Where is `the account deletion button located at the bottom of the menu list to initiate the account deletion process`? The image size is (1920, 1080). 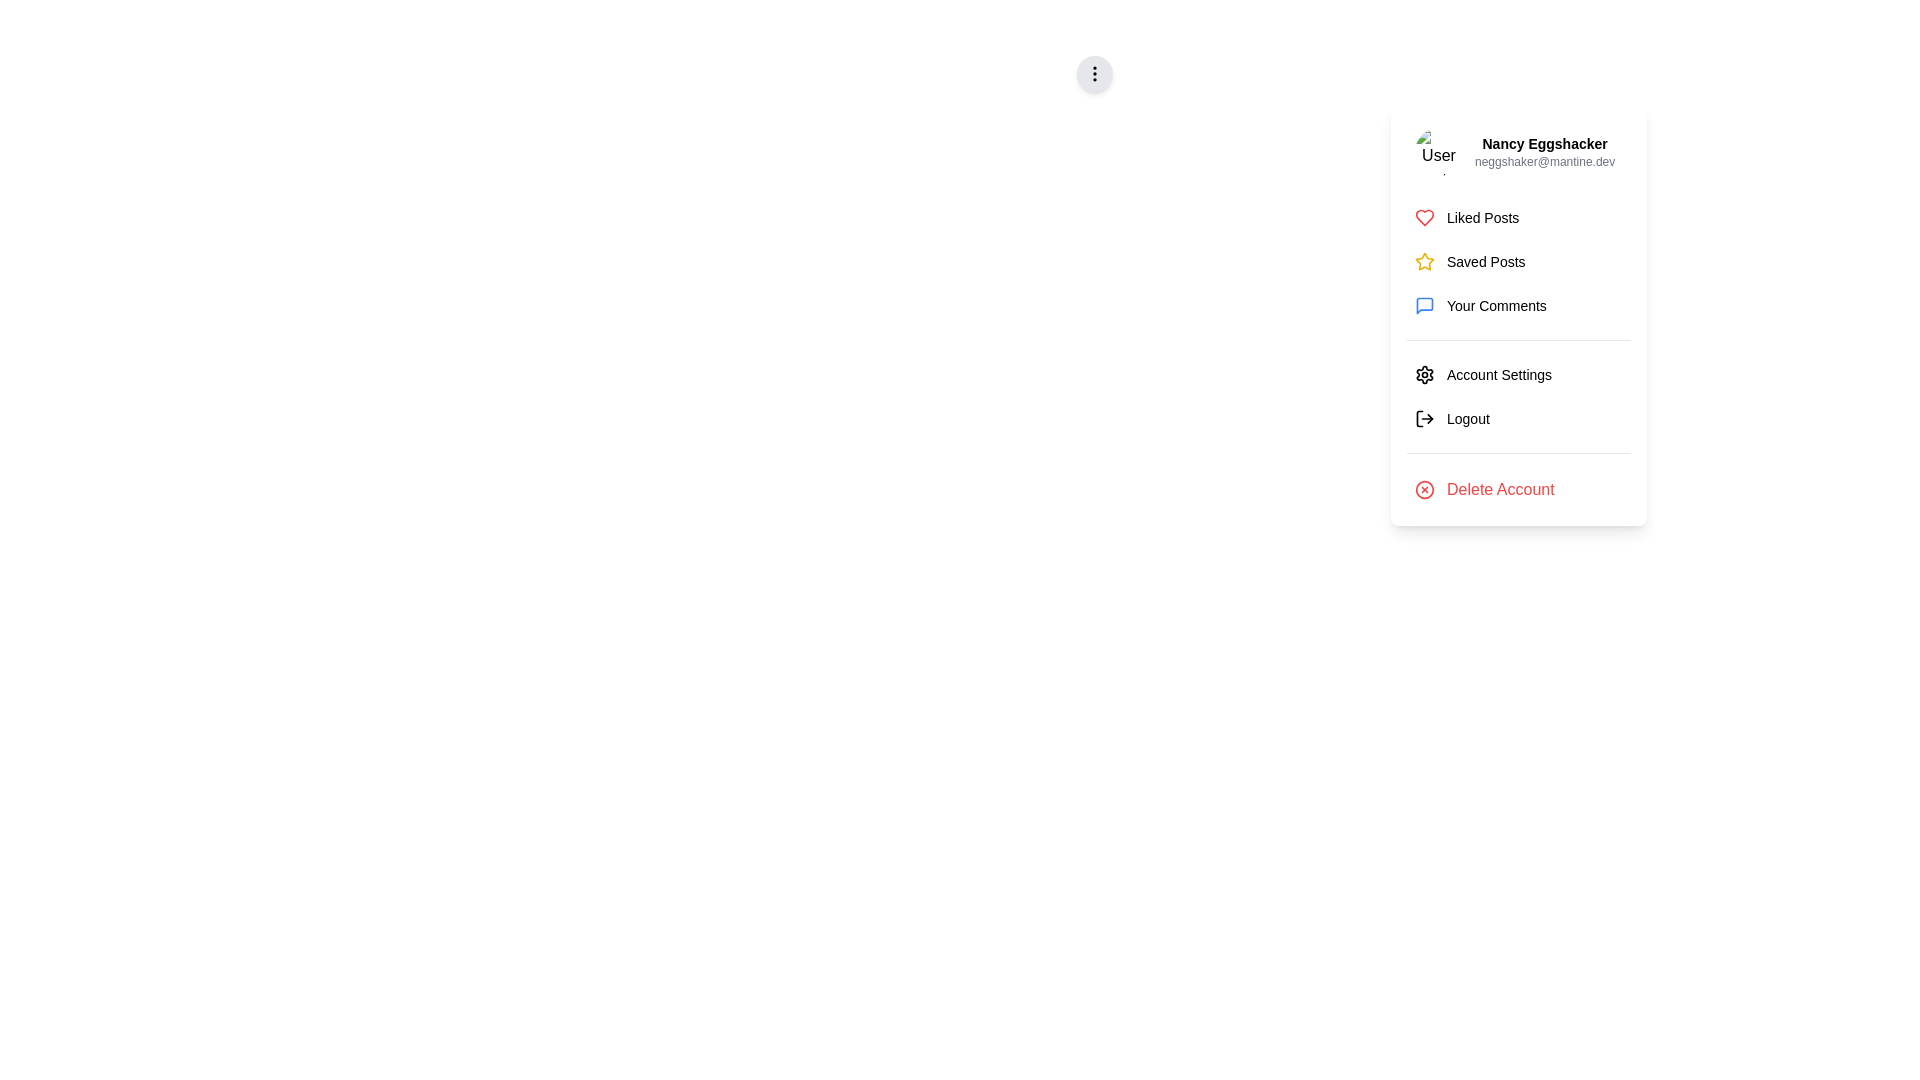
the account deletion button located at the bottom of the menu list to initiate the account deletion process is located at coordinates (1518, 489).